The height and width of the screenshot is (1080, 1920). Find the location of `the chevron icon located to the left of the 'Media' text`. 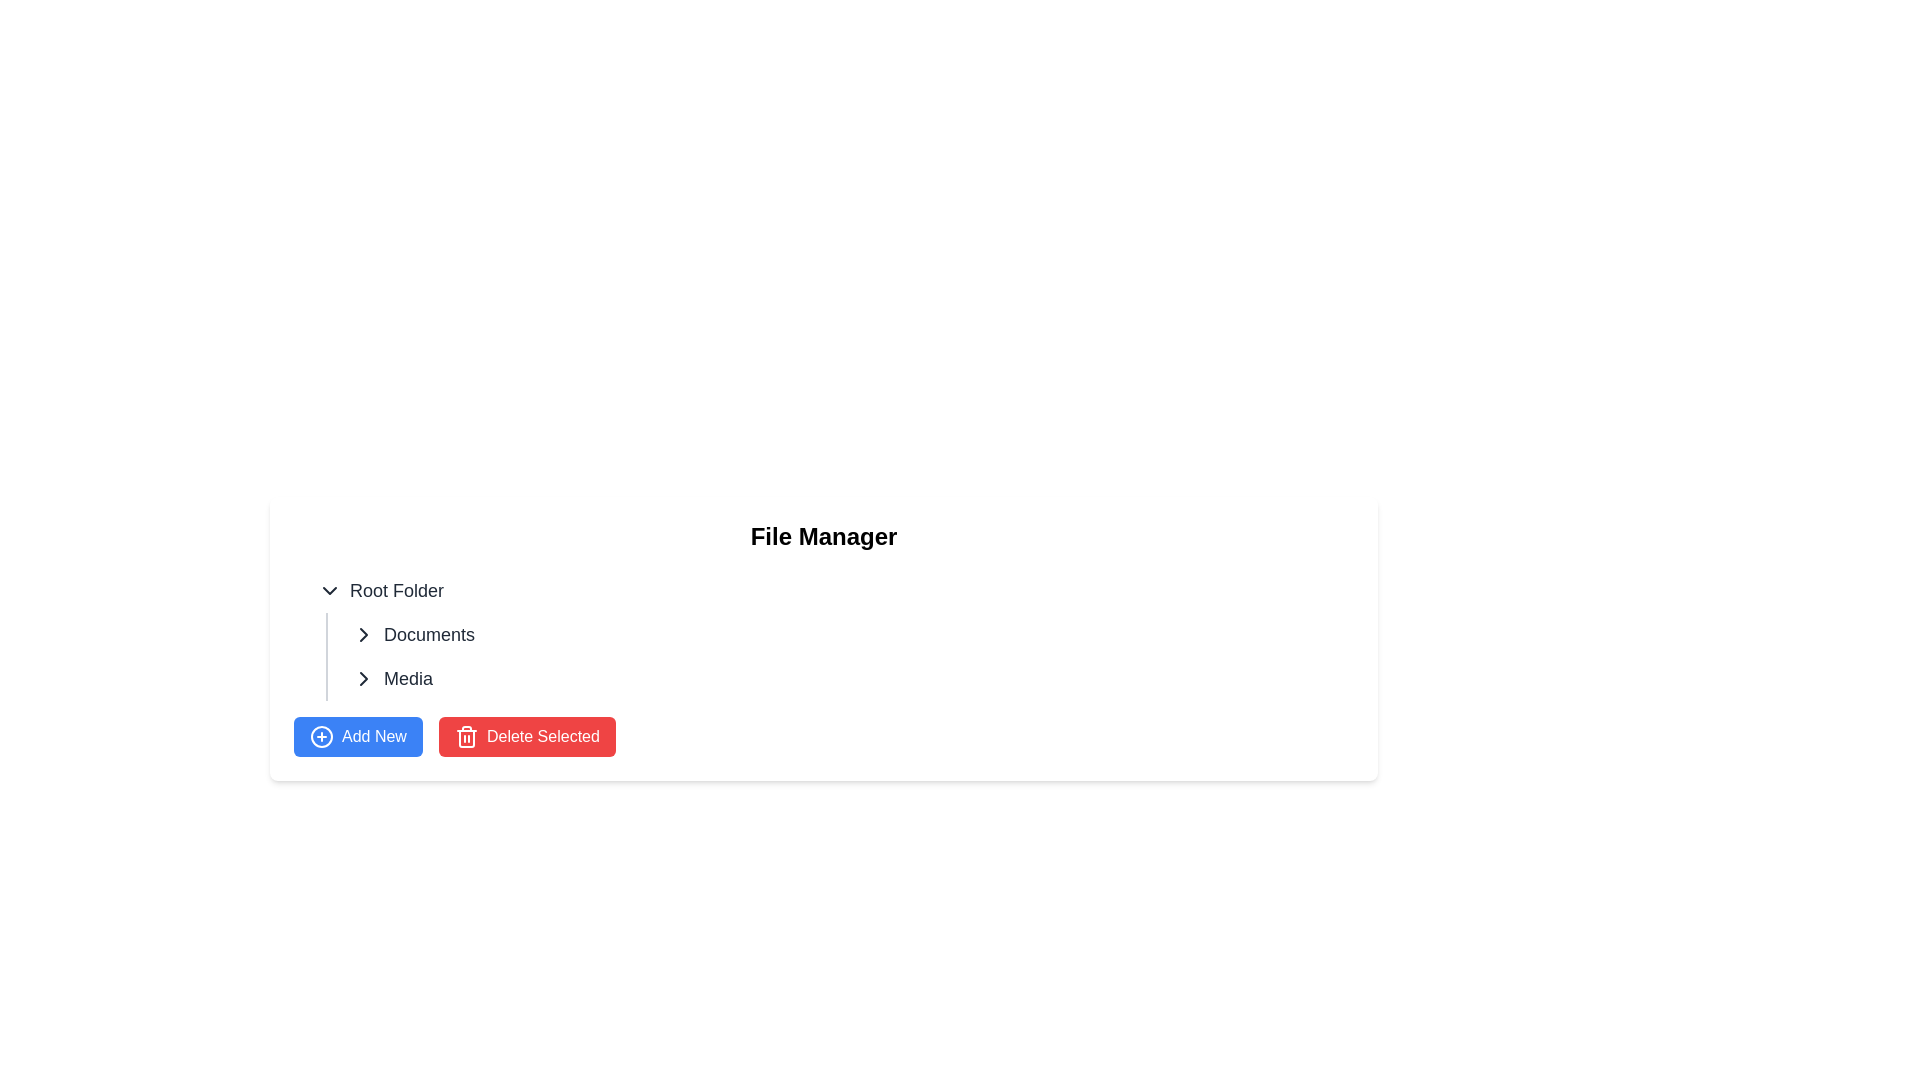

the chevron icon located to the left of the 'Media' text is located at coordinates (364, 677).